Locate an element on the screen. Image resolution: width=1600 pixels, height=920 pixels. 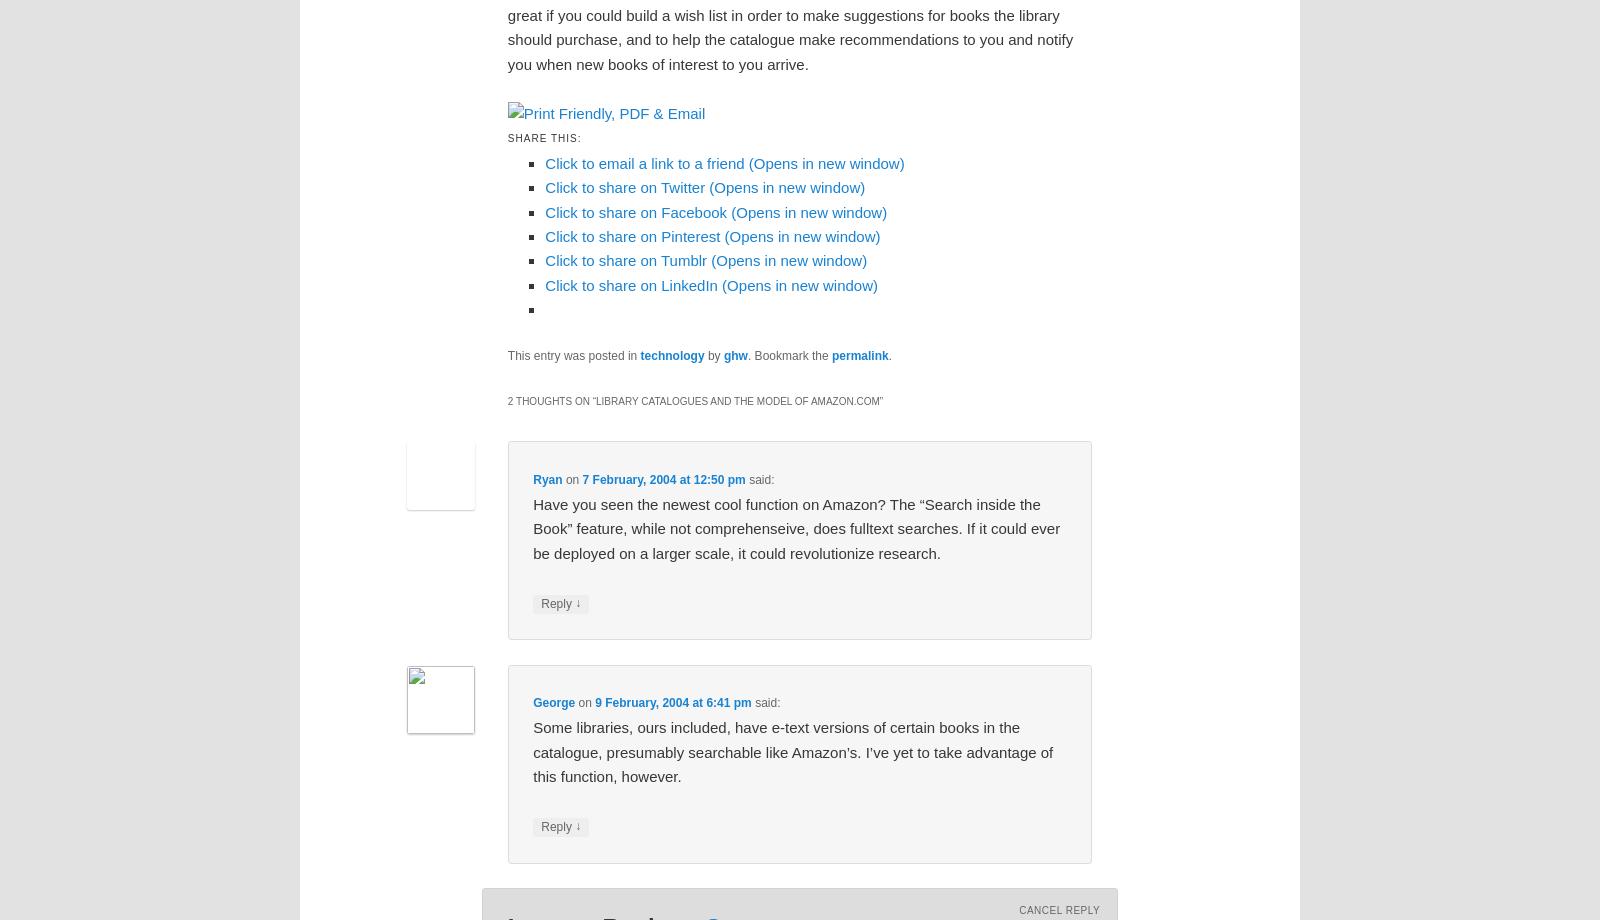
'.' is located at coordinates (889, 354).